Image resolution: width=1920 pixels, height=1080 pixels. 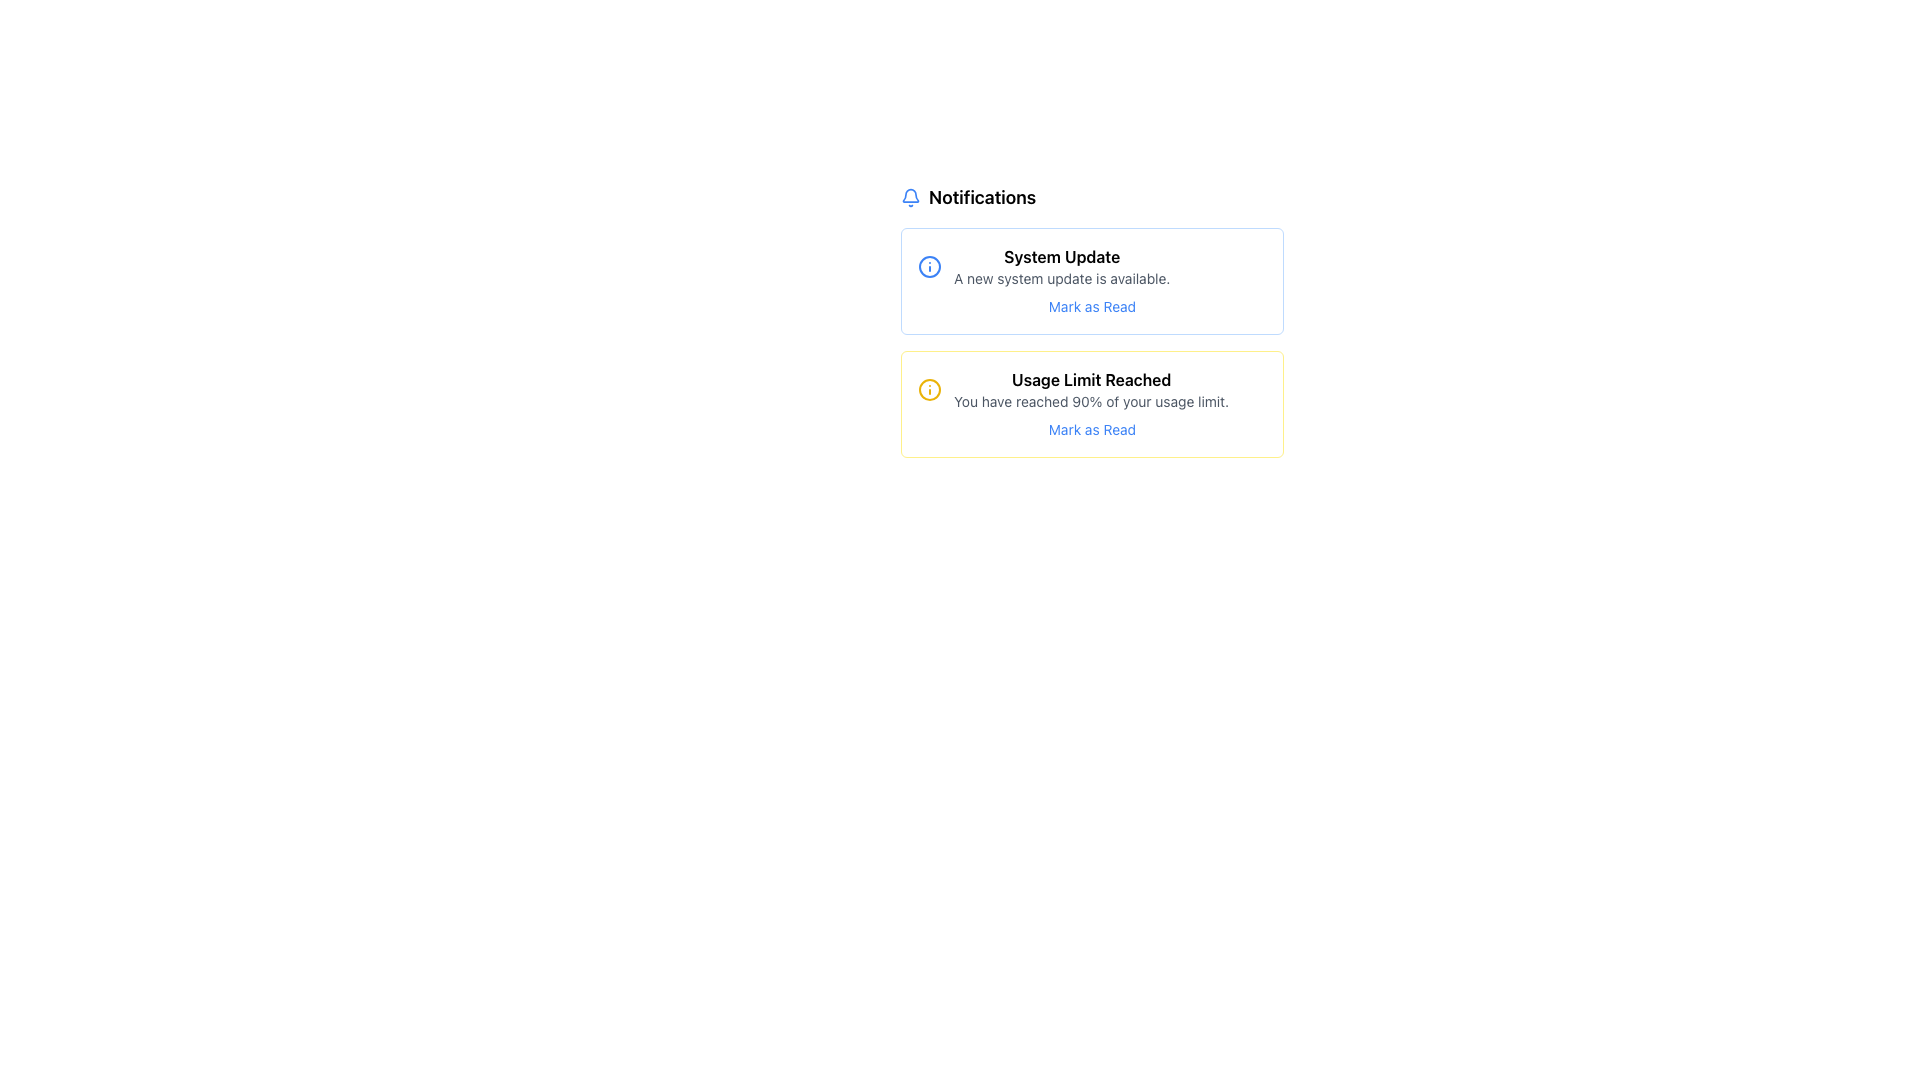 I want to click on the informational text that states 'A new system update is available,' which is located beneath the 'System Update' heading and above the 'Mark as Read' button, so click(x=1061, y=278).